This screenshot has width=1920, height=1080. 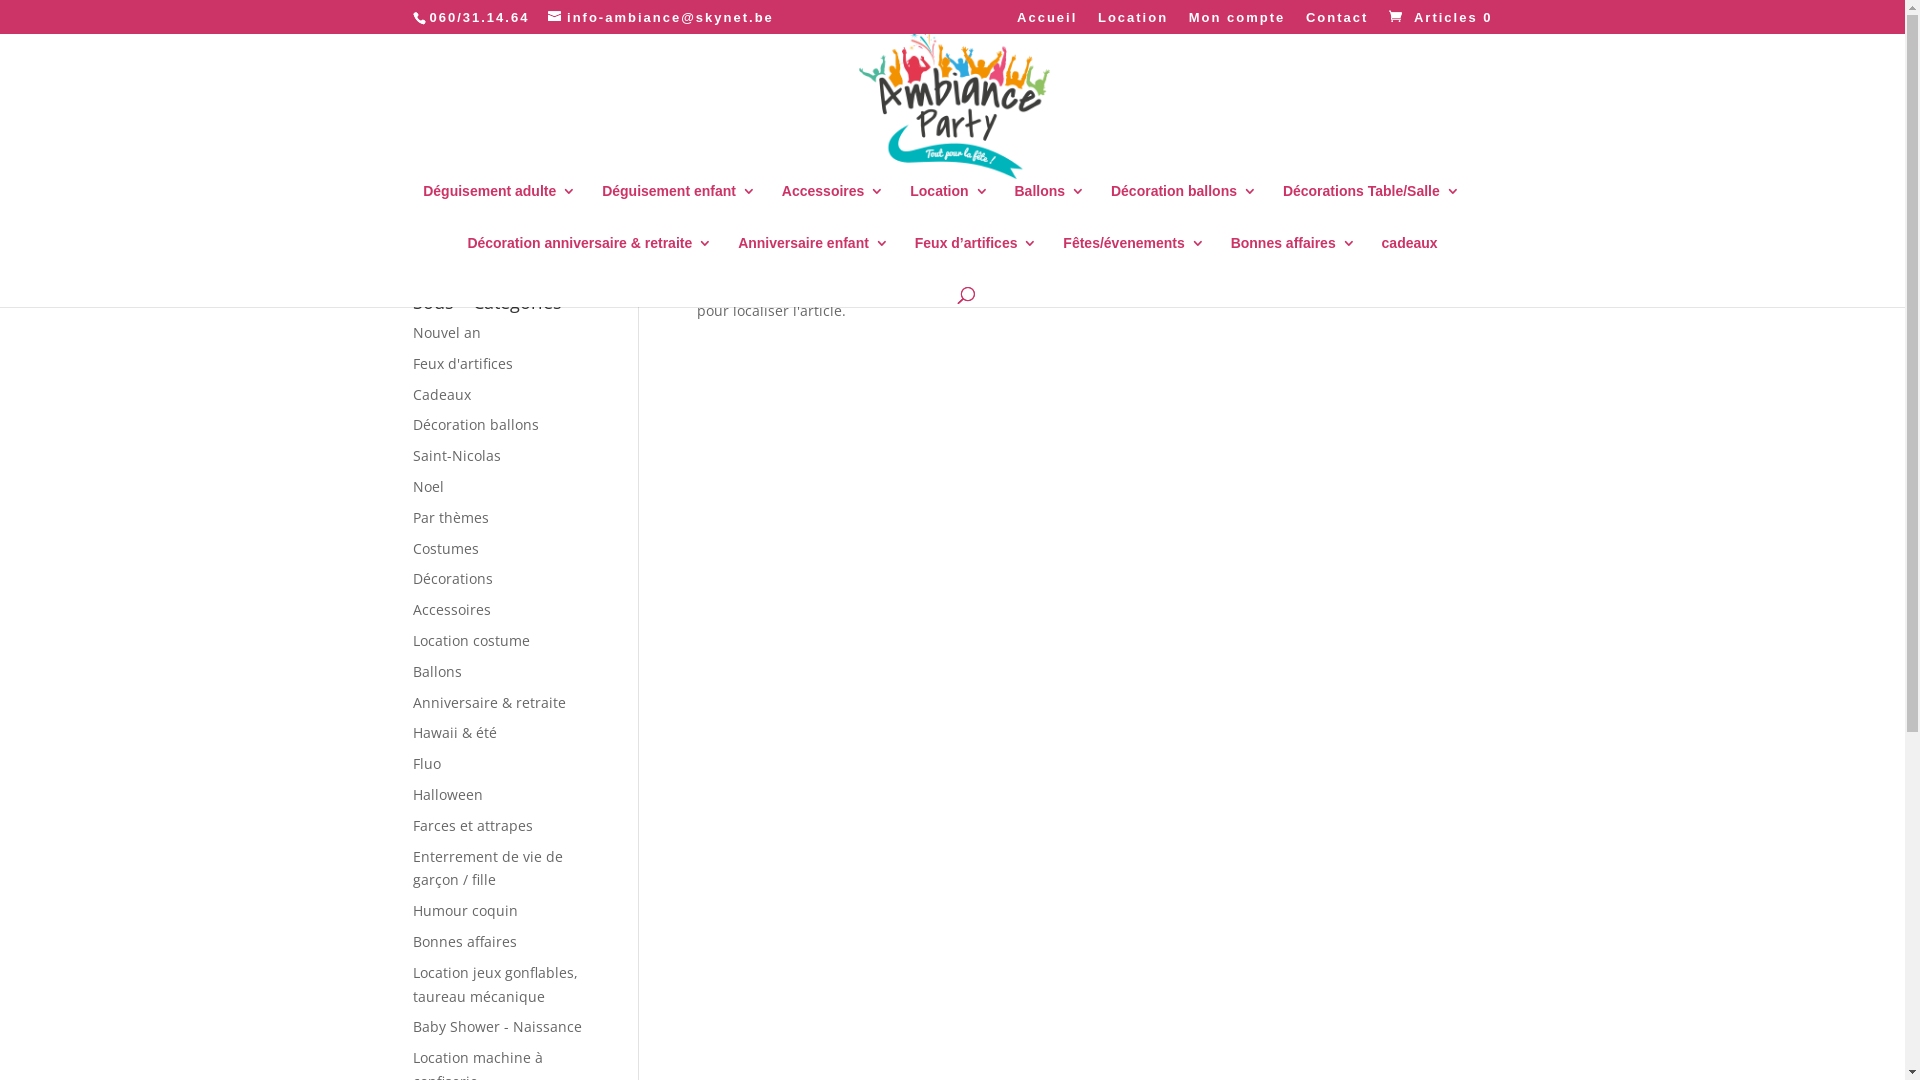 I want to click on 'cadeaux', so click(x=1409, y=257).